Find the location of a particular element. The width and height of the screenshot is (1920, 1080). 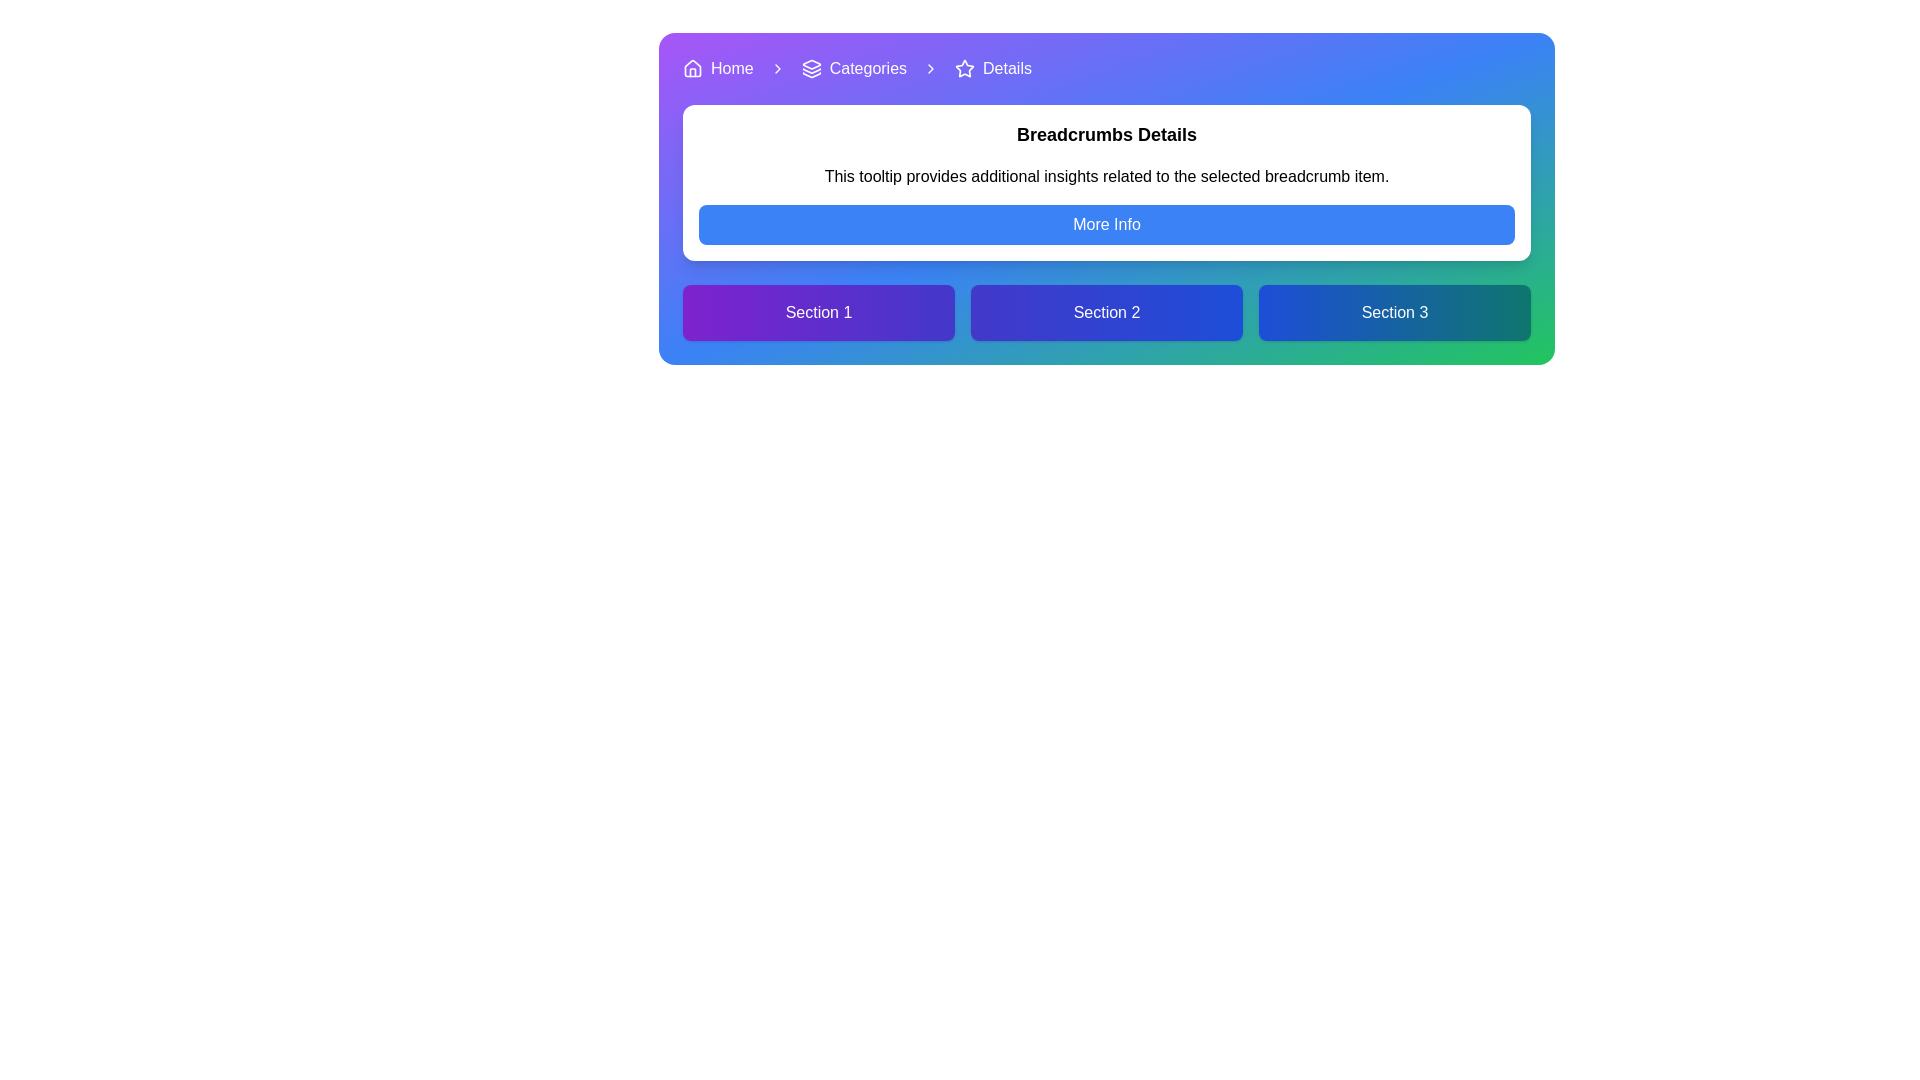

the star-shaped icon with a hollow center located in the breadcrumb navigation bar next to the 'Details' text is located at coordinates (964, 67).